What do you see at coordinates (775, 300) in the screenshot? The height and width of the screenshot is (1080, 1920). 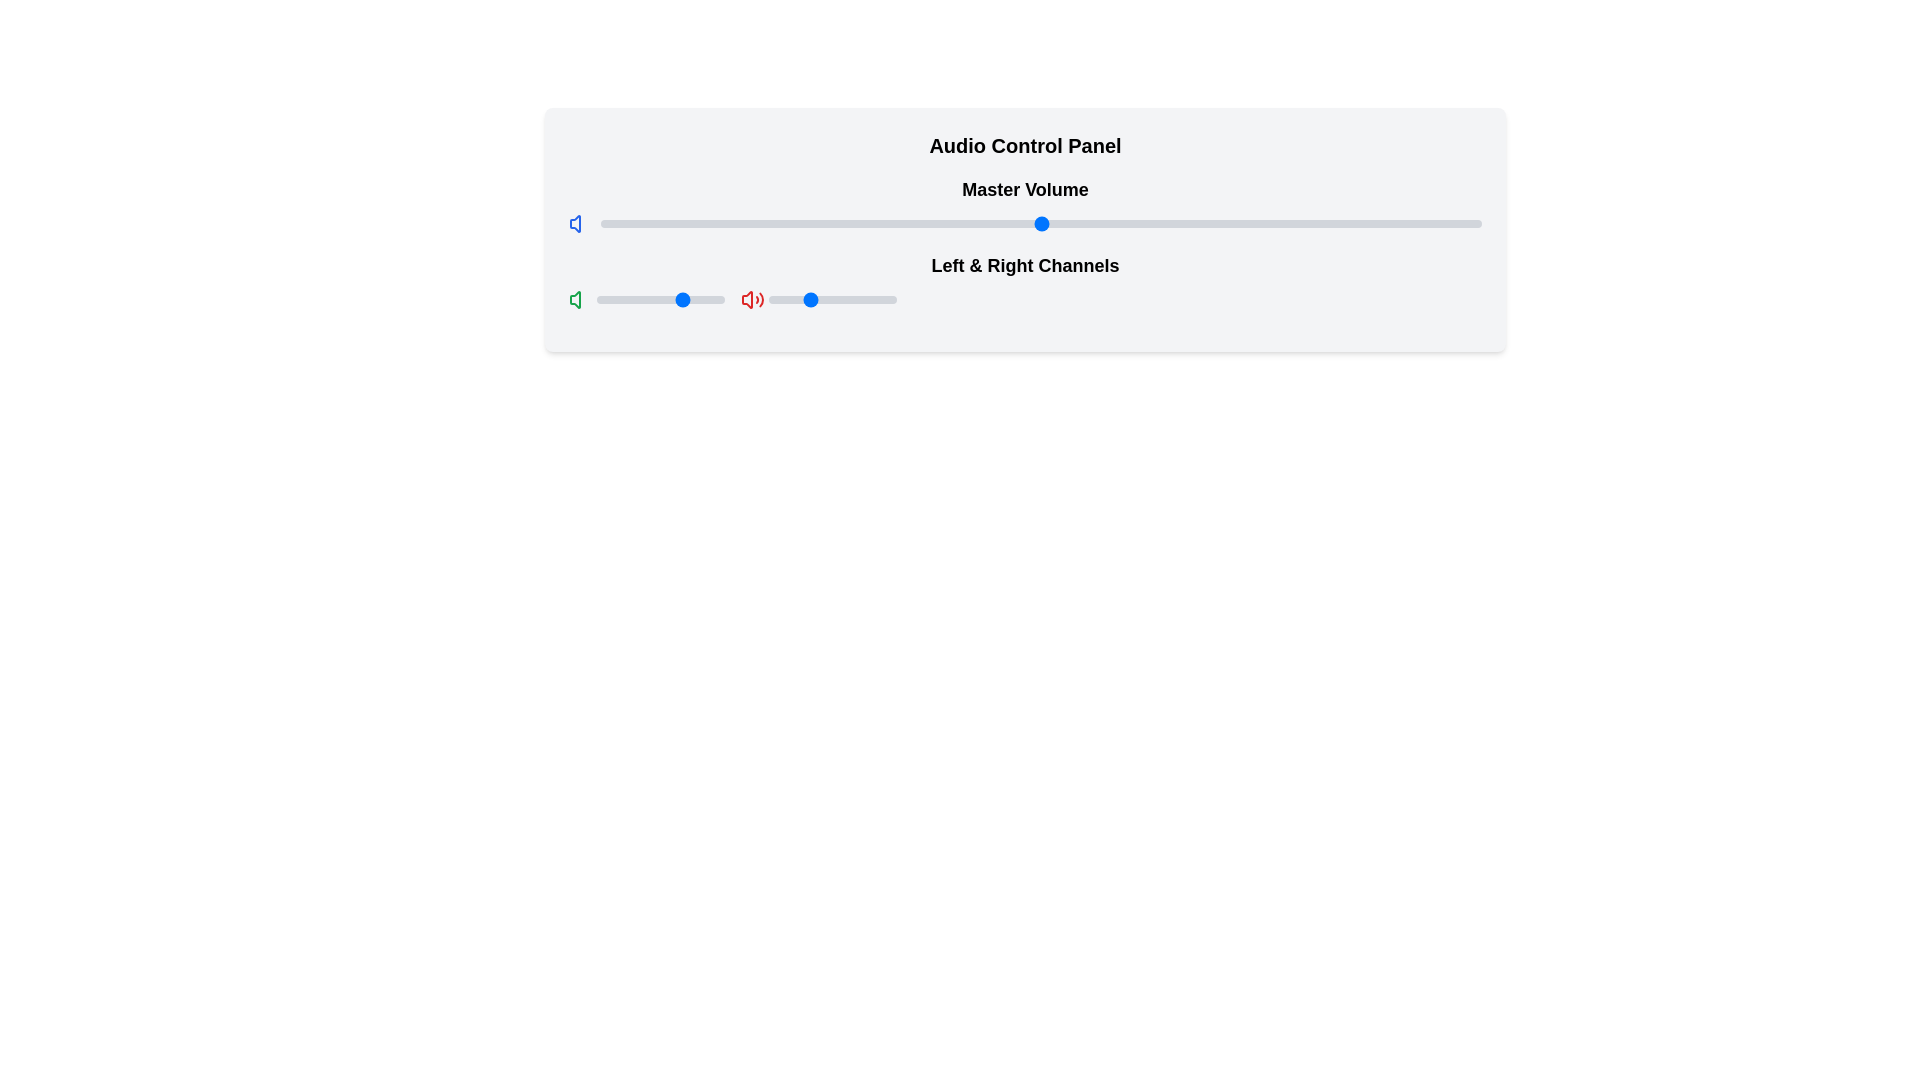 I see `the balance of left and right audio channels` at bounding box center [775, 300].